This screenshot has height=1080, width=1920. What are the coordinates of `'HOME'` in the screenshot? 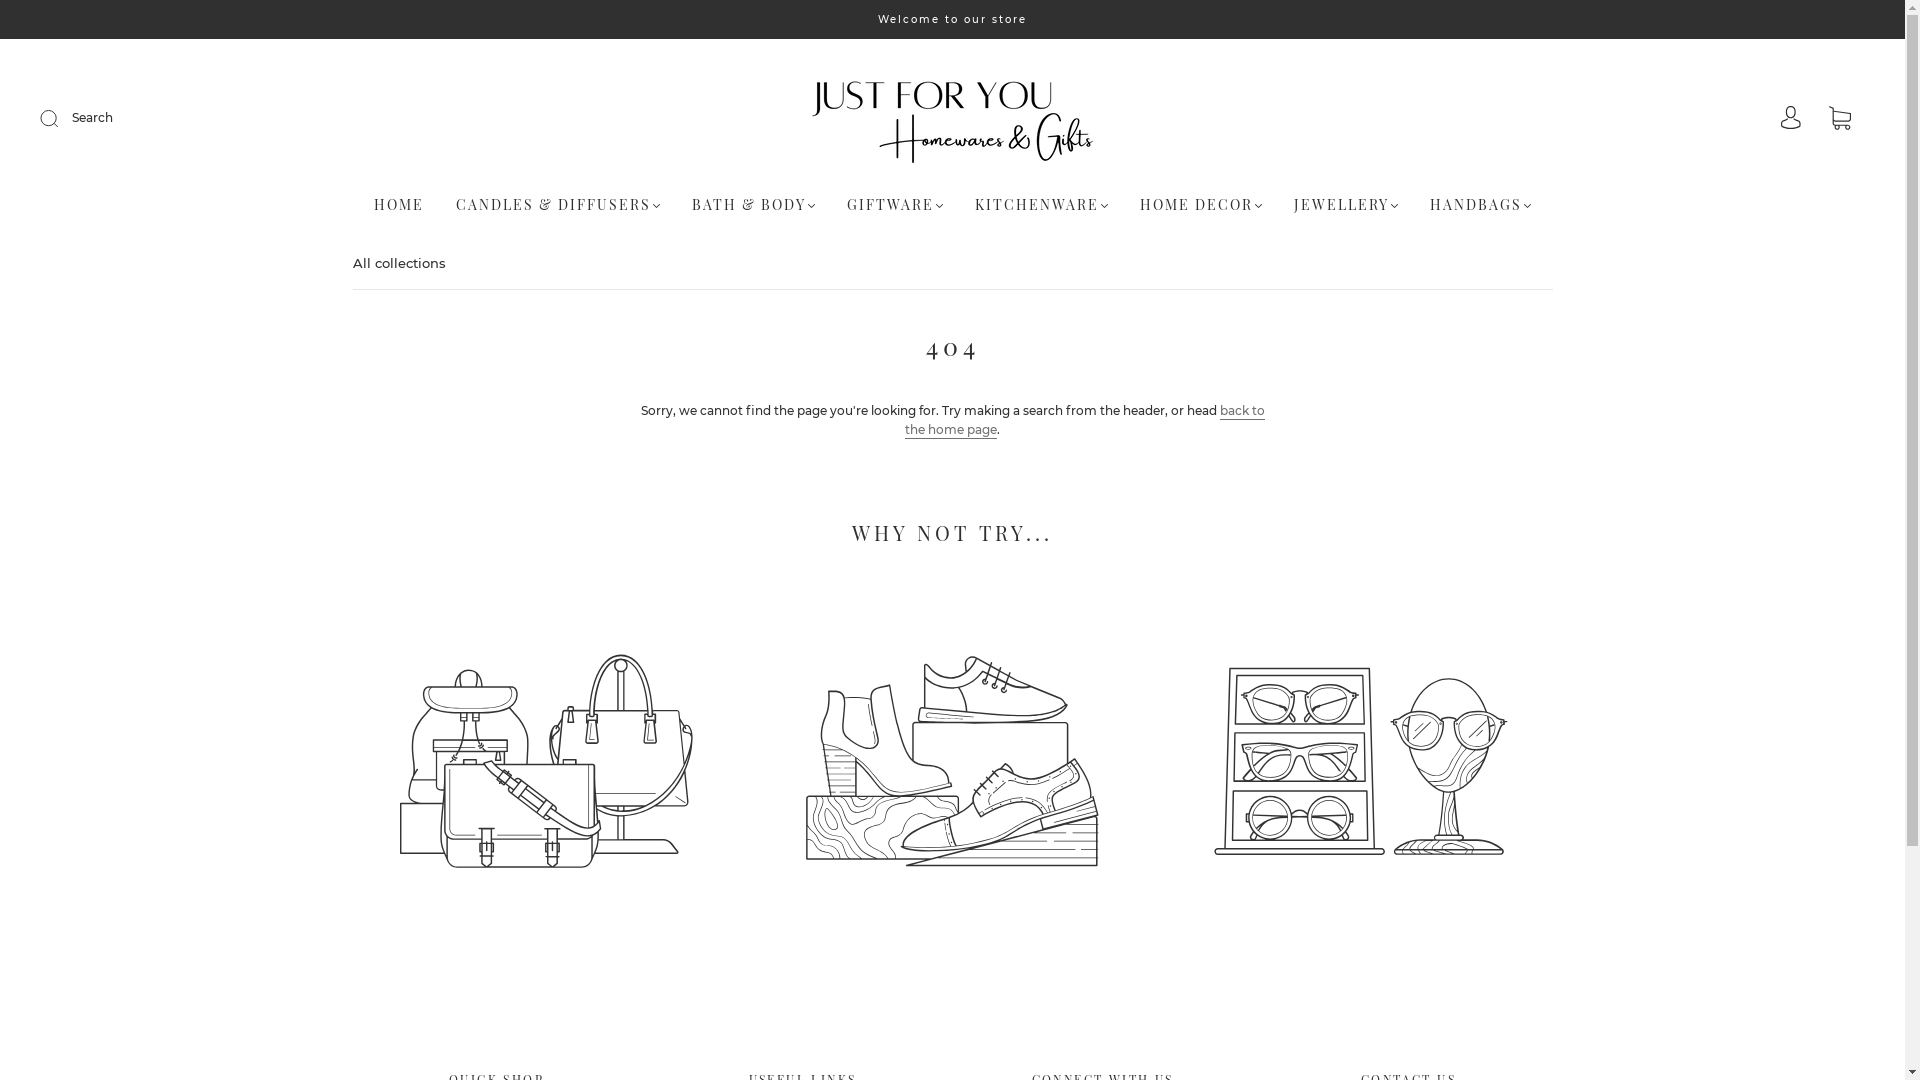 It's located at (398, 204).